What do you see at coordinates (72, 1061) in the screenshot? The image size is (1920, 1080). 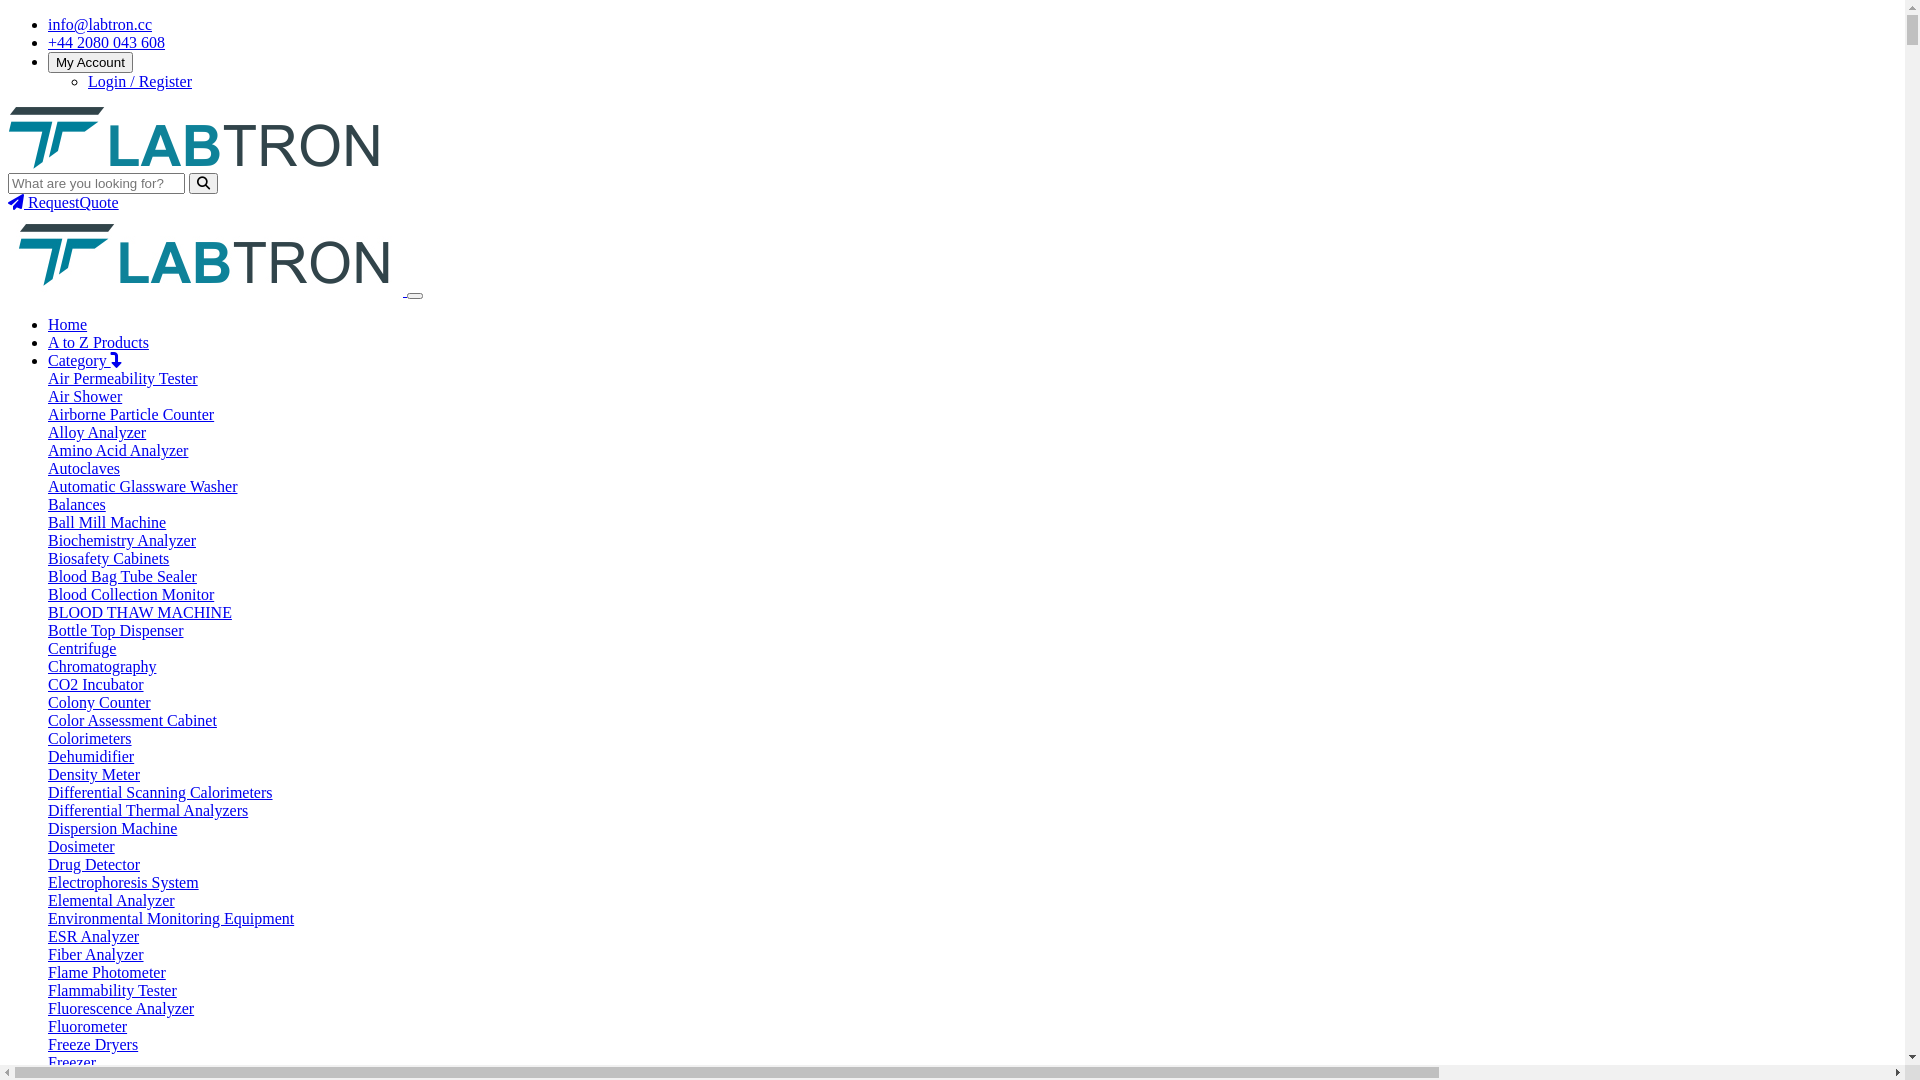 I see `'Freezer'` at bounding box center [72, 1061].